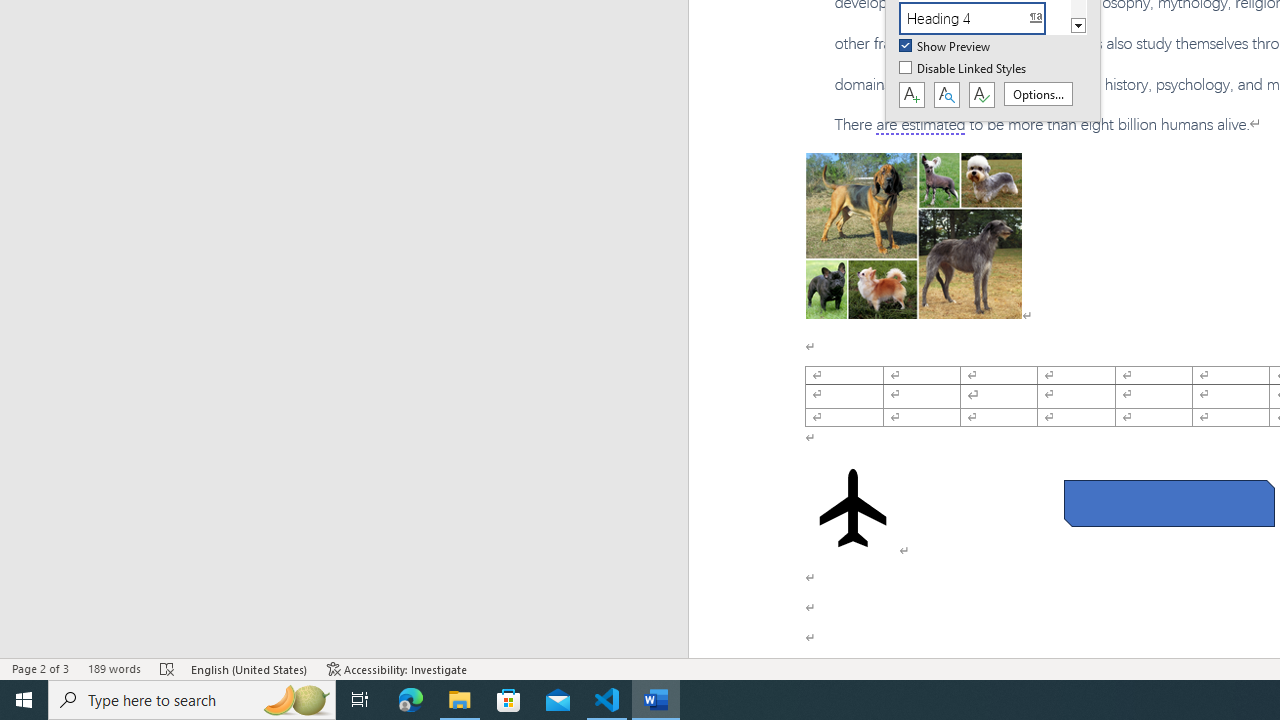 The width and height of the screenshot is (1280, 720). What do you see at coordinates (912, 234) in the screenshot?
I see `'Morphological variation in six dogs'` at bounding box center [912, 234].